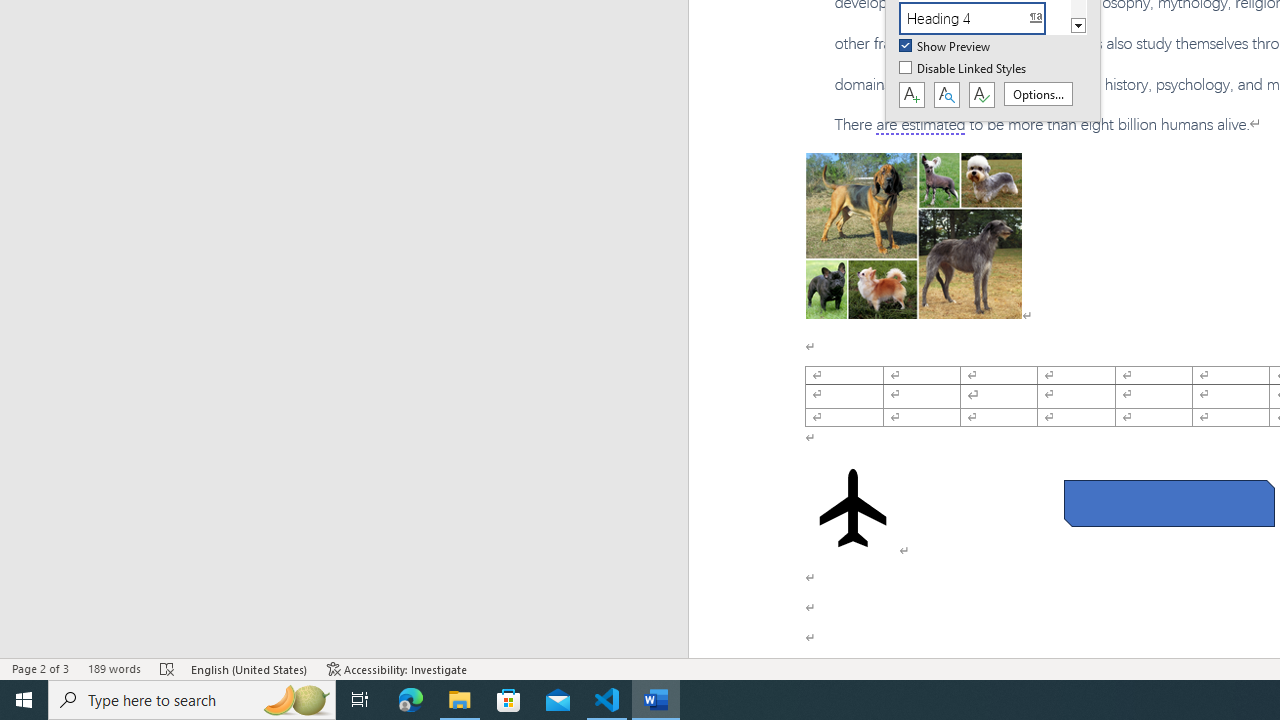 The width and height of the screenshot is (1280, 720). What do you see at coordinates (912, 234) in the screenshot?
I see `'Morphological variation in six dogs'` at bounding box center [912, 234].